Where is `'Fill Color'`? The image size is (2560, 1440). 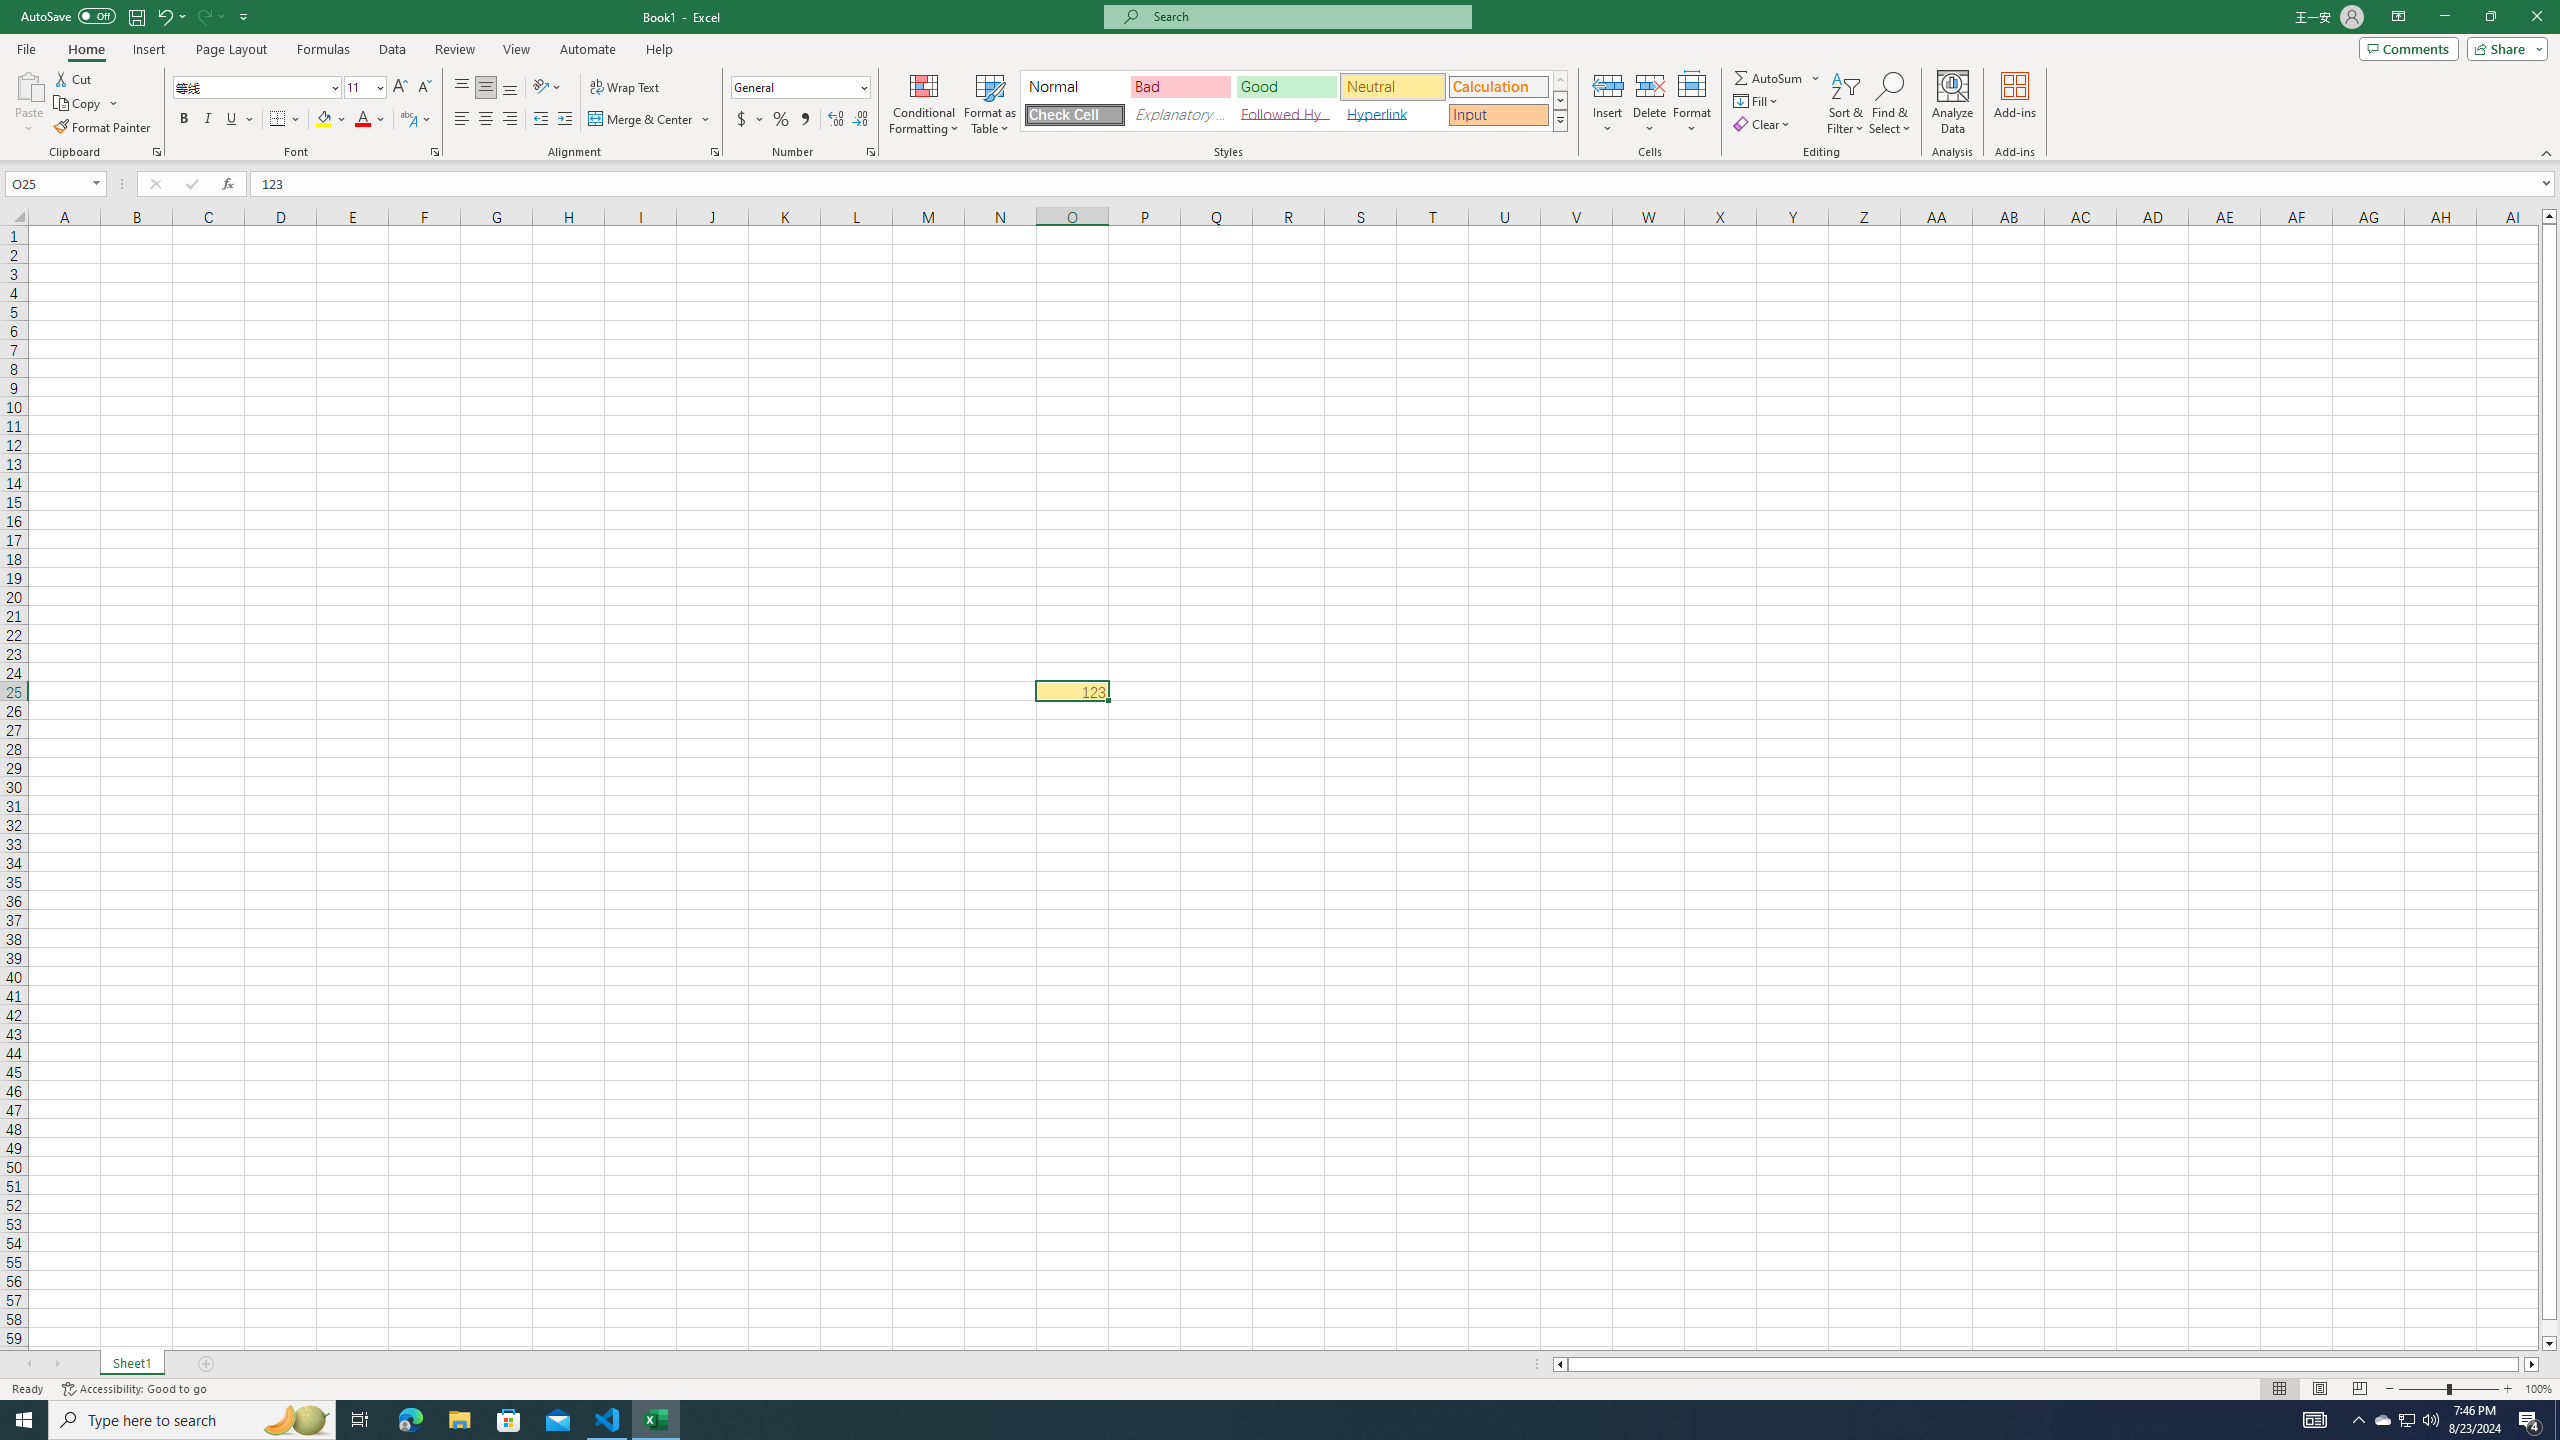
'Fill Color' is located at coordinates (330, 118).